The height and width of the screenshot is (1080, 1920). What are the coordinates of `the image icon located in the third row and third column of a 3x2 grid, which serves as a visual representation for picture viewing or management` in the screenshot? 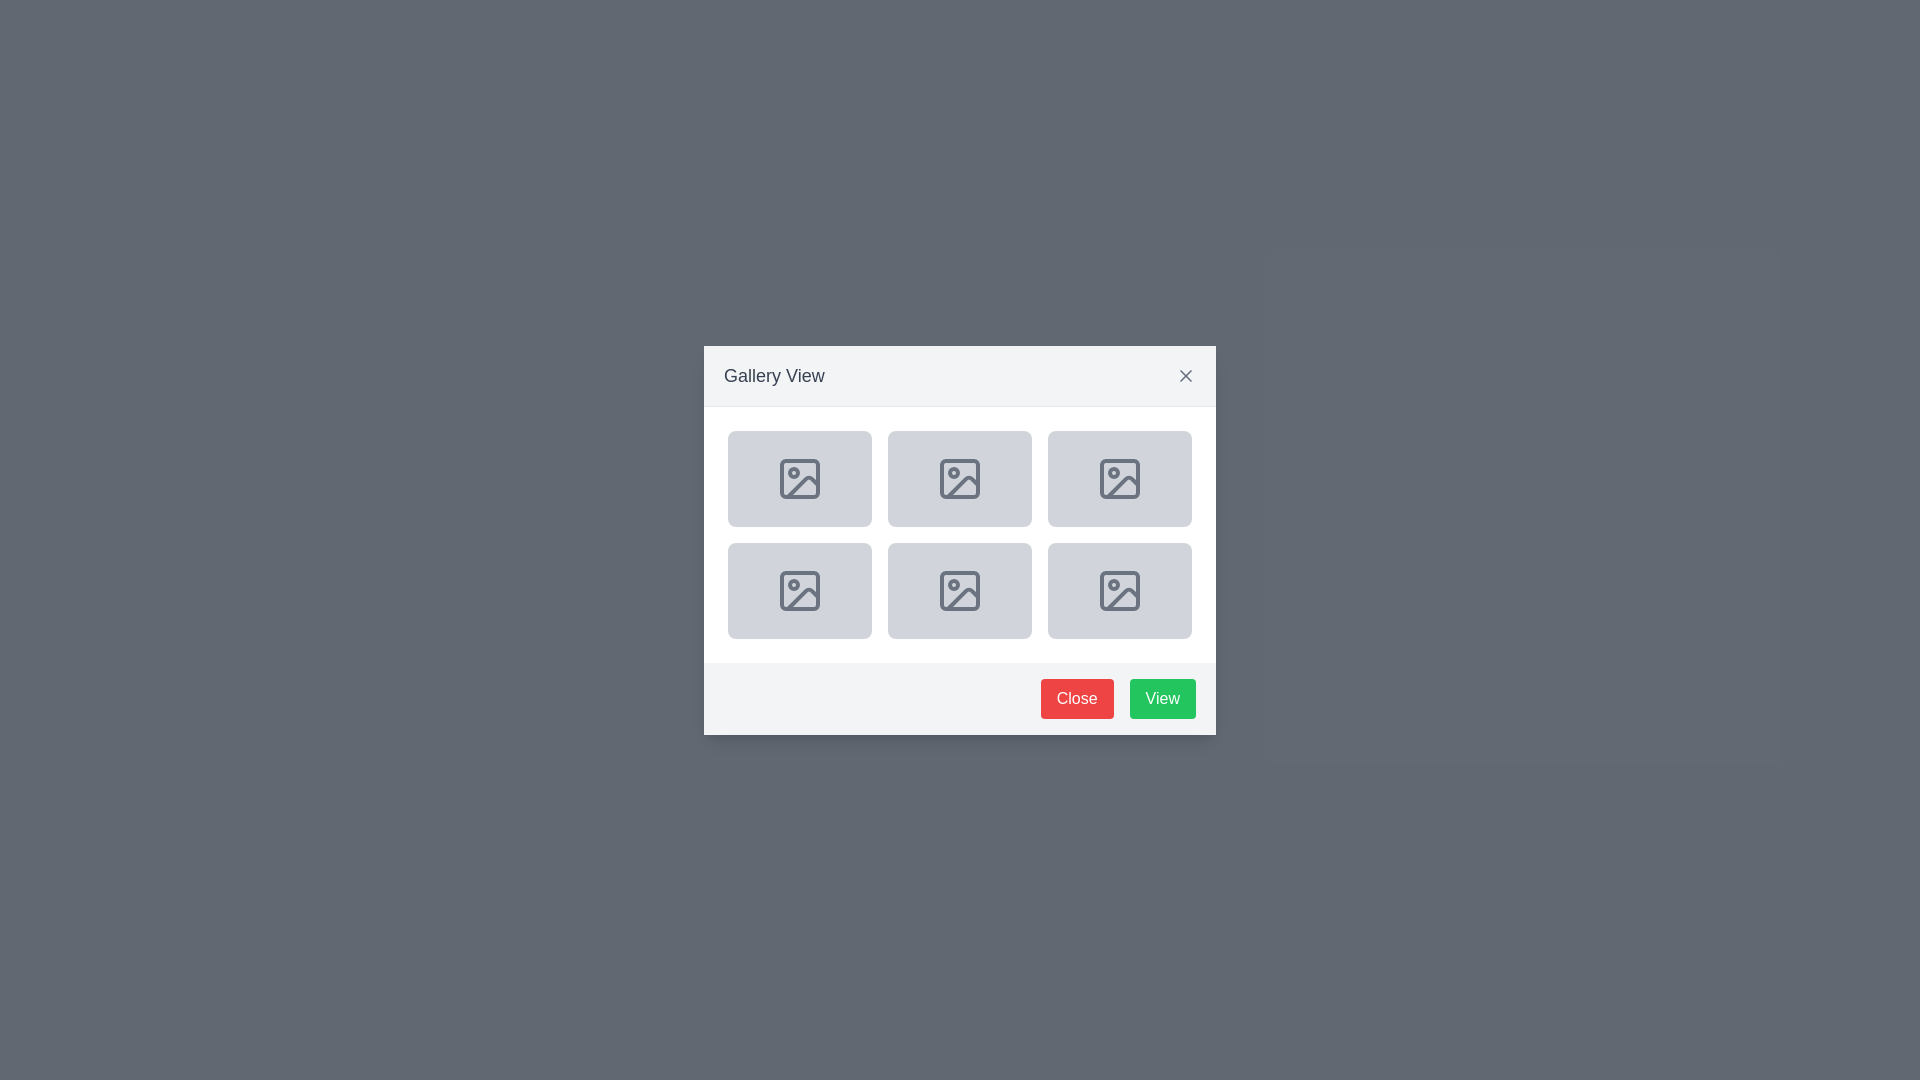 It's located at (963, 596).